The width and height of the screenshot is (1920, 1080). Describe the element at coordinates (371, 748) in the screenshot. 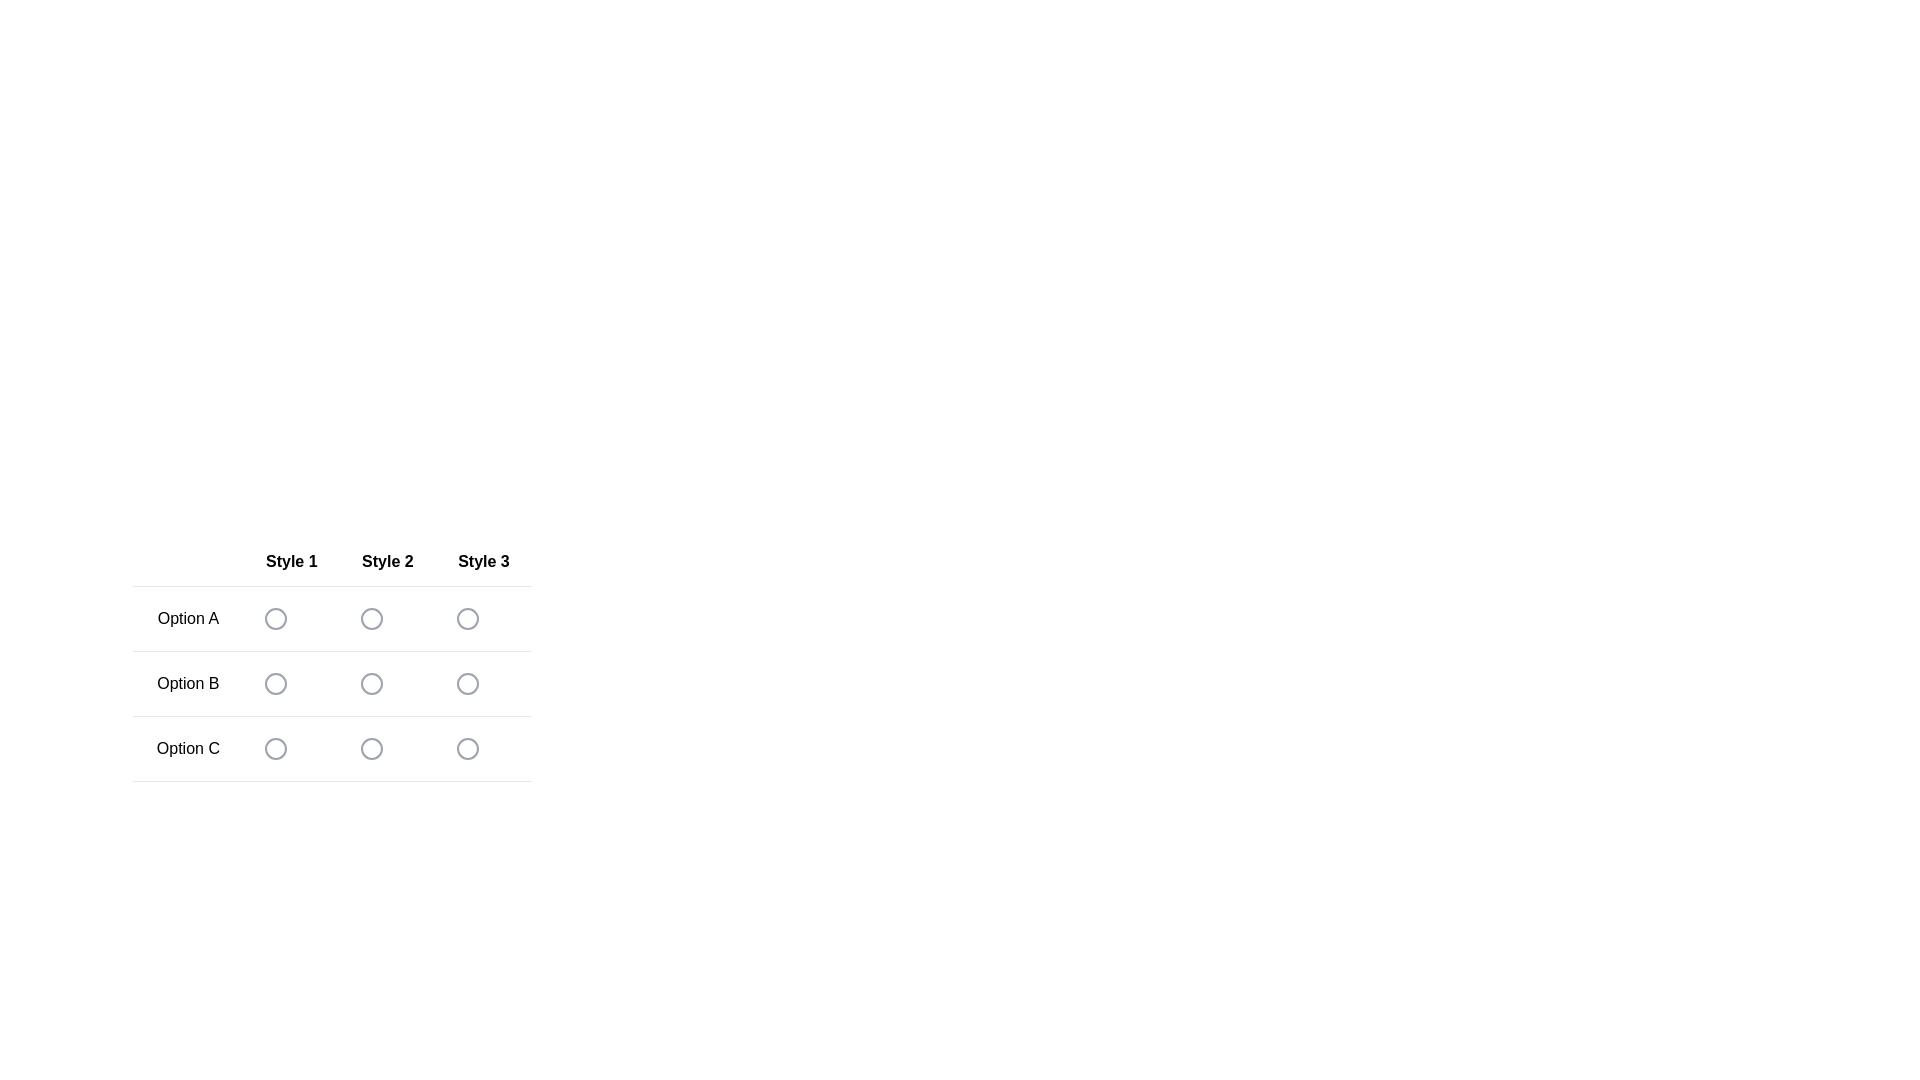

I see `the interactive radio button for 'Style 2' and 'Option C'` at that location.